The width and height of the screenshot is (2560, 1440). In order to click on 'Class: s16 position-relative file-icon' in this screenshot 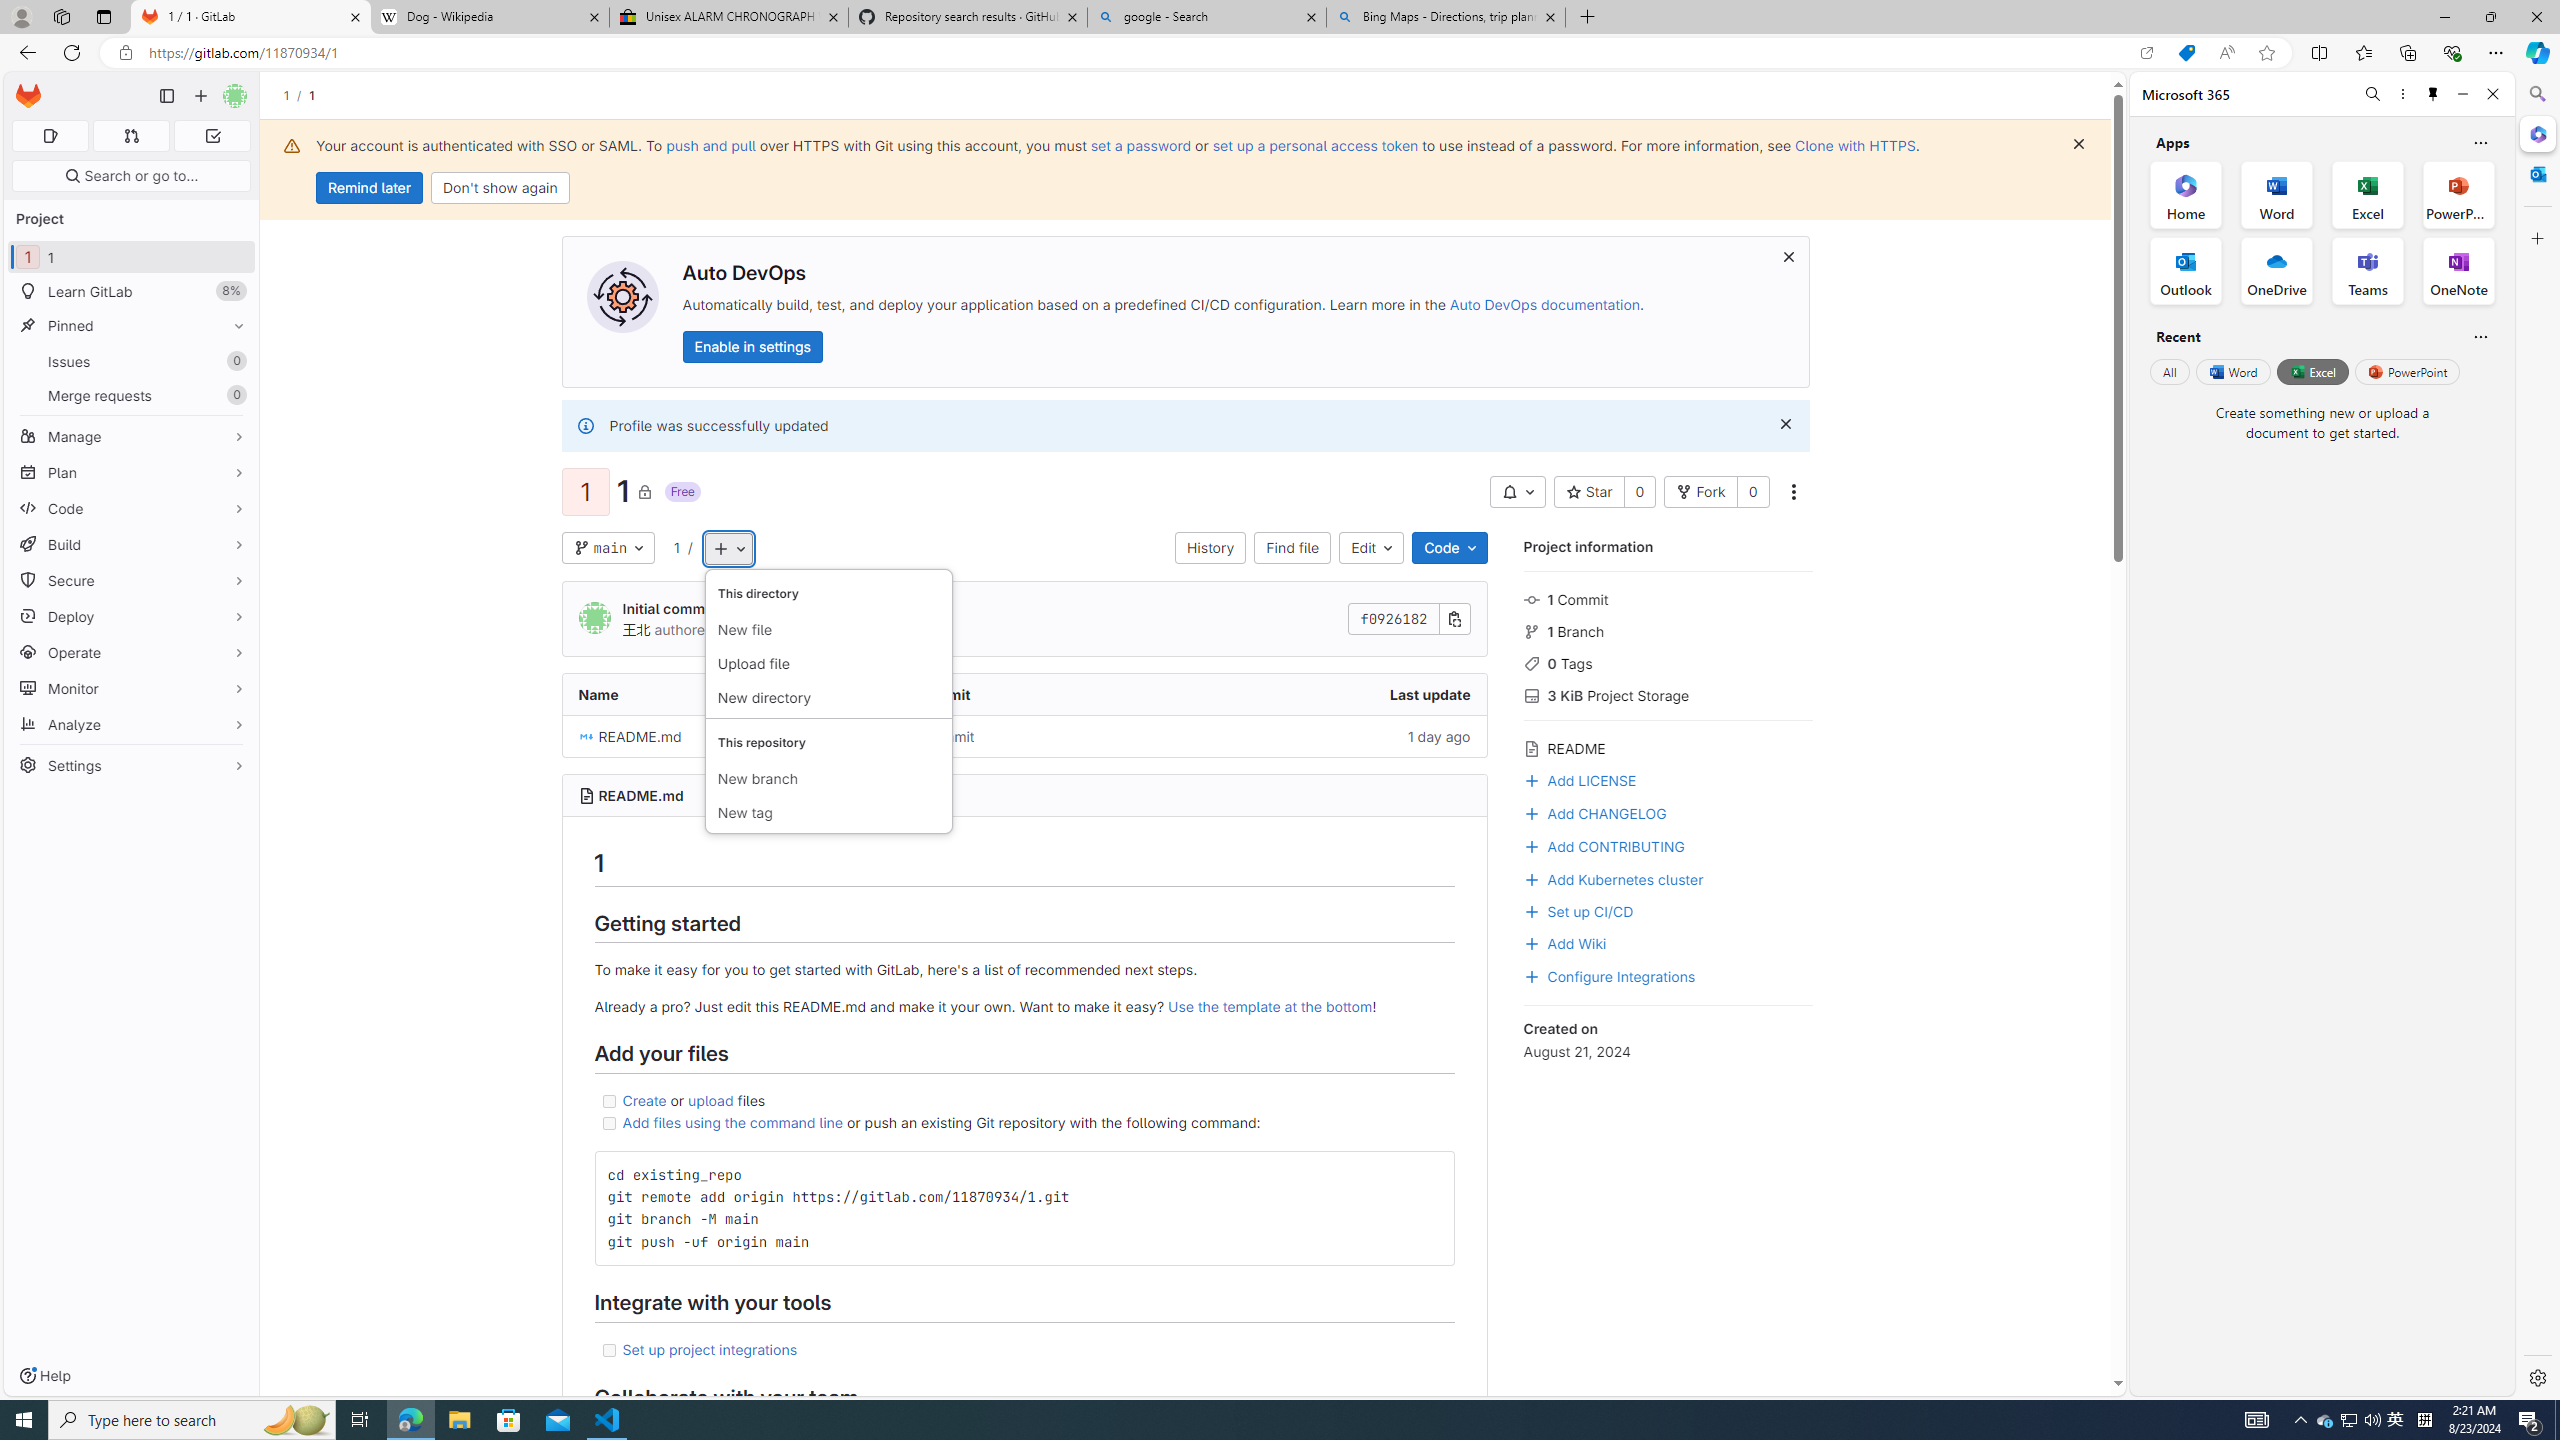, I will do `click(586, 736)`.